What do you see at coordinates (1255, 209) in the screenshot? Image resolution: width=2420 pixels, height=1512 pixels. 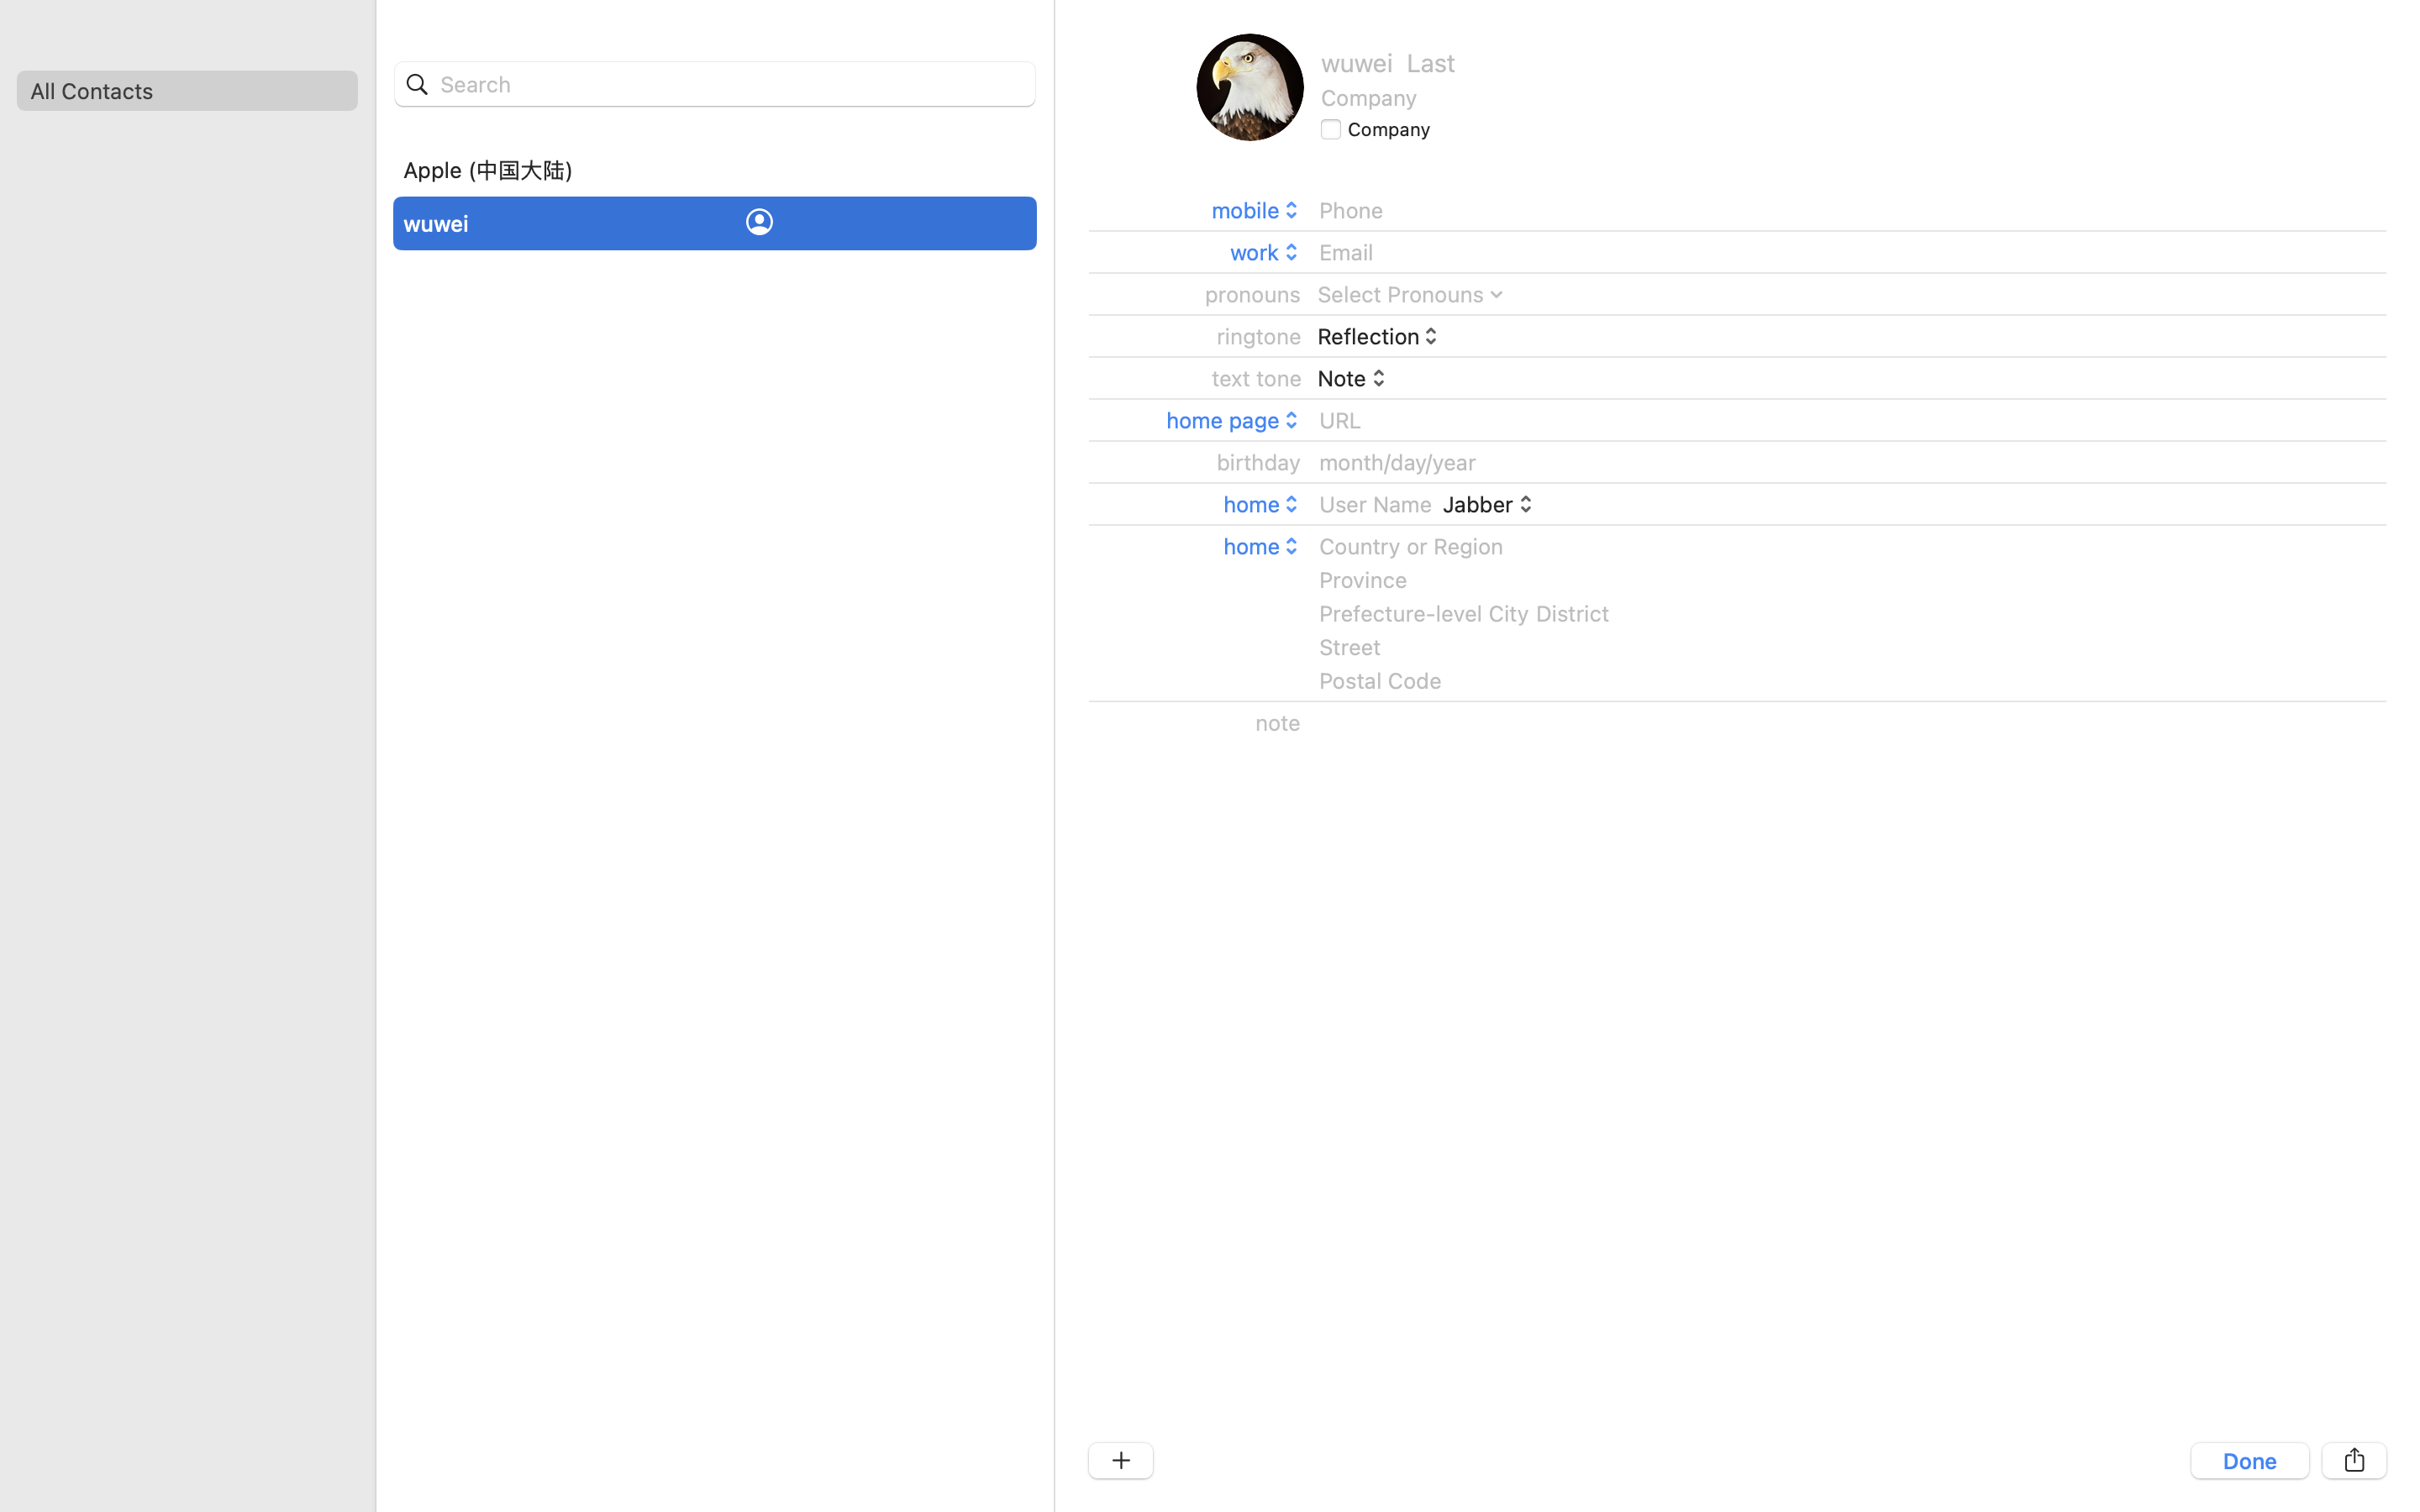 I see `'mobile'` at bounding box center [1255, 209].